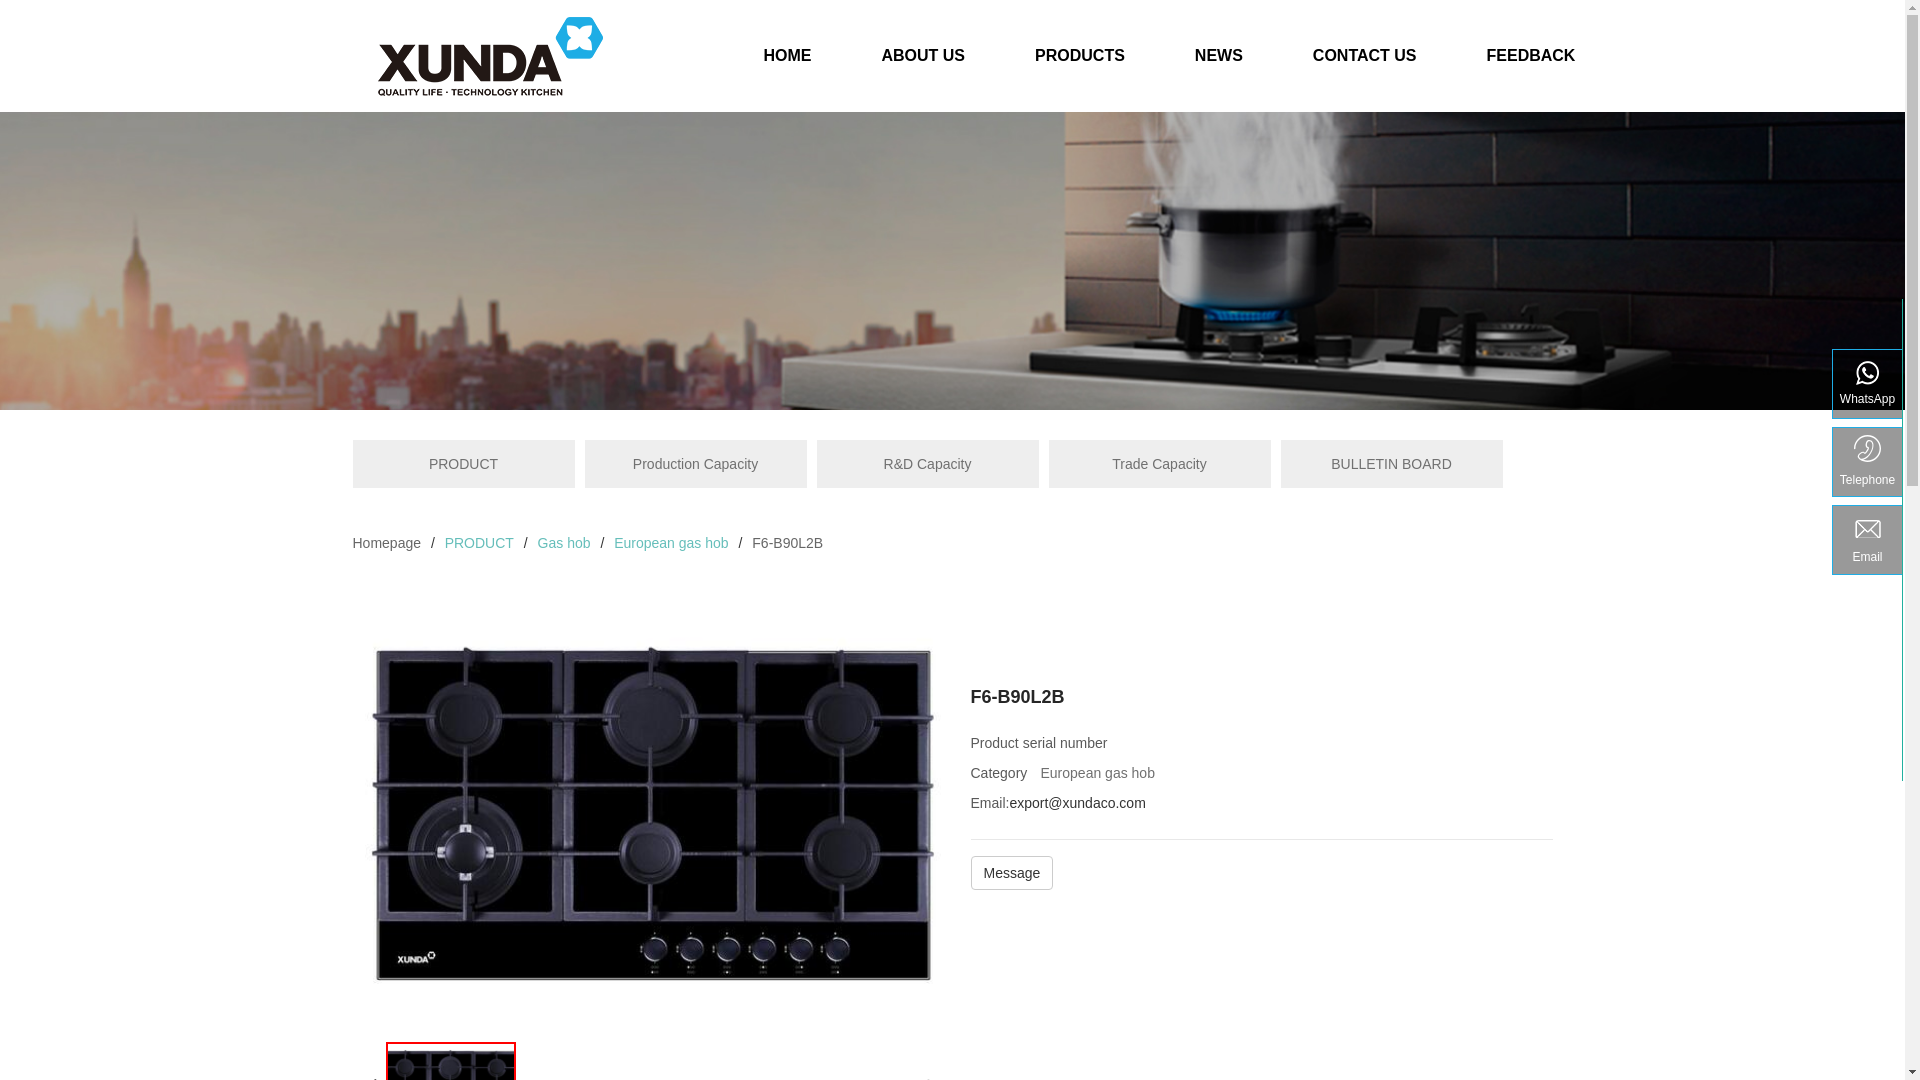  What do you see at coordinates (1451, 63) in the screenshot?
I see `'FEEDBACK'` at bounding box center [1451, 63].